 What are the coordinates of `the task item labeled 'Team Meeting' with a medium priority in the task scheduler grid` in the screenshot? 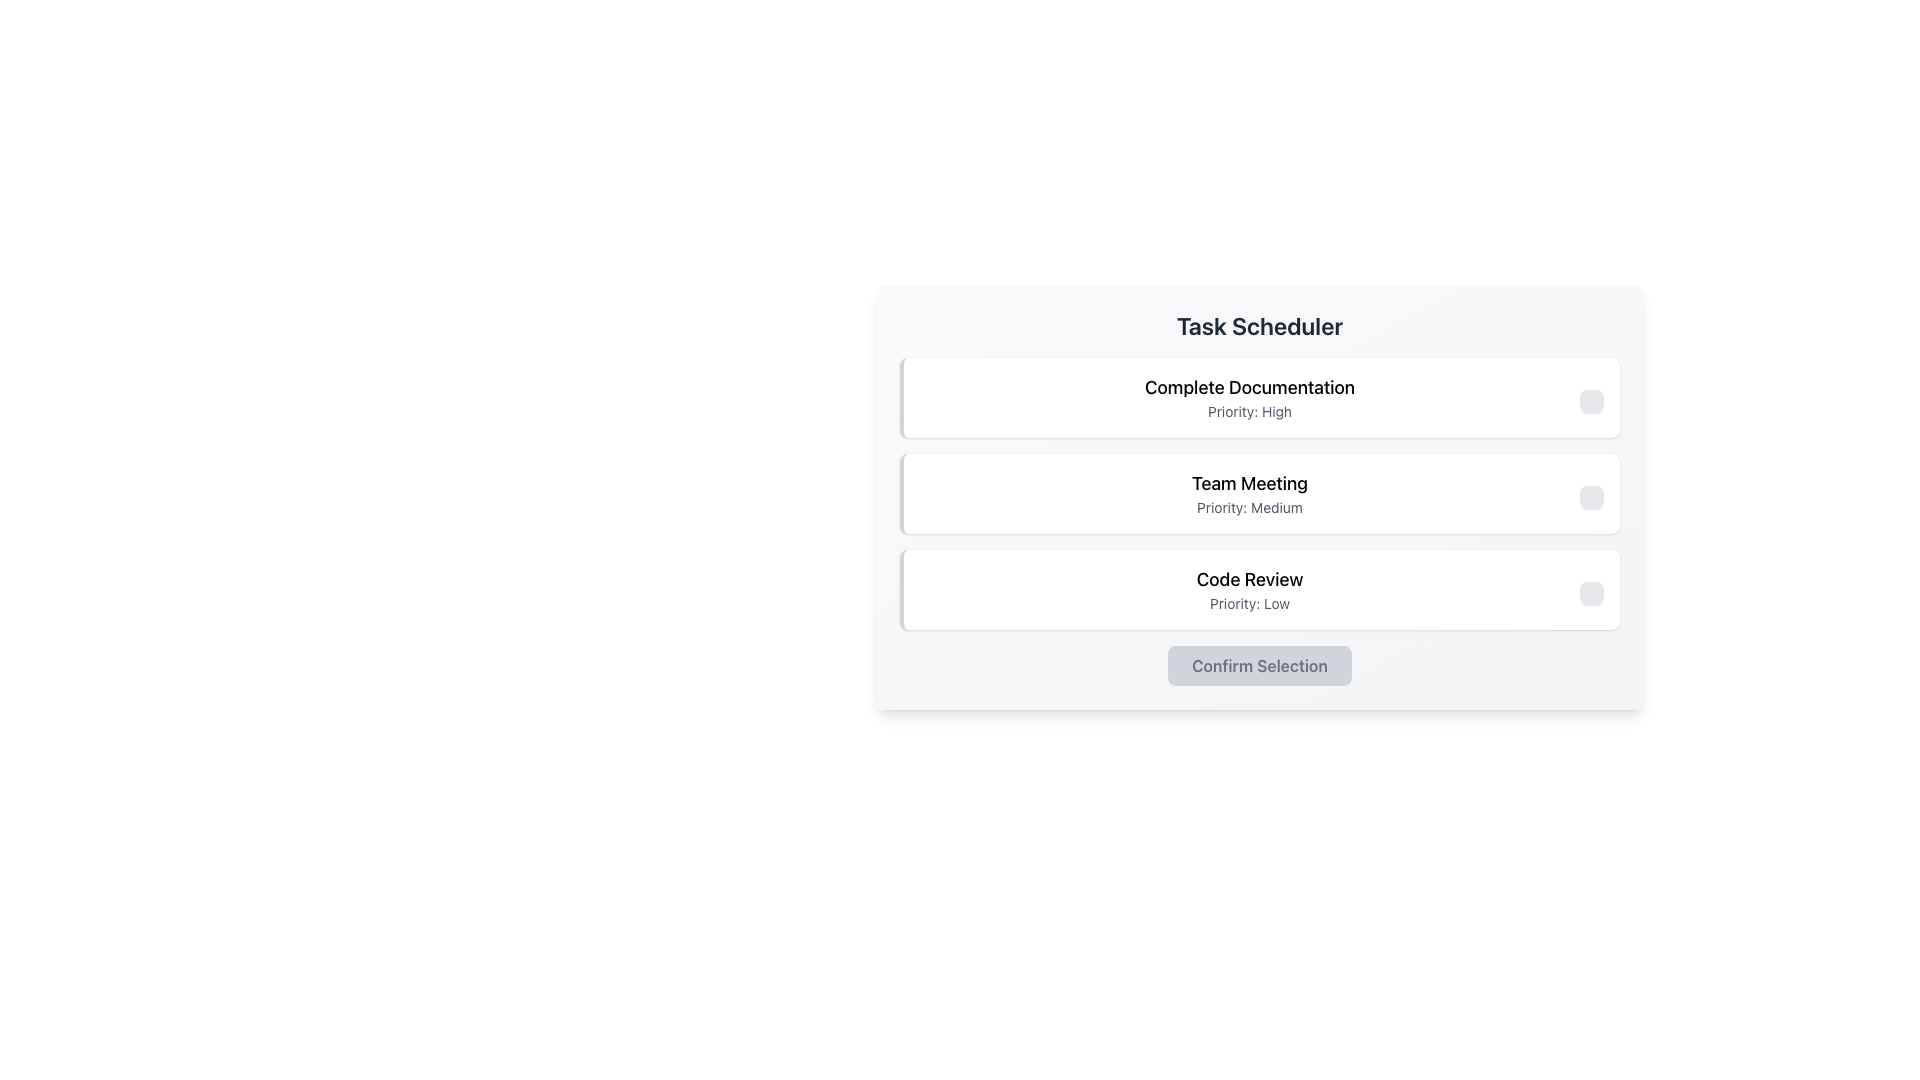 It's located at (1258, 493).